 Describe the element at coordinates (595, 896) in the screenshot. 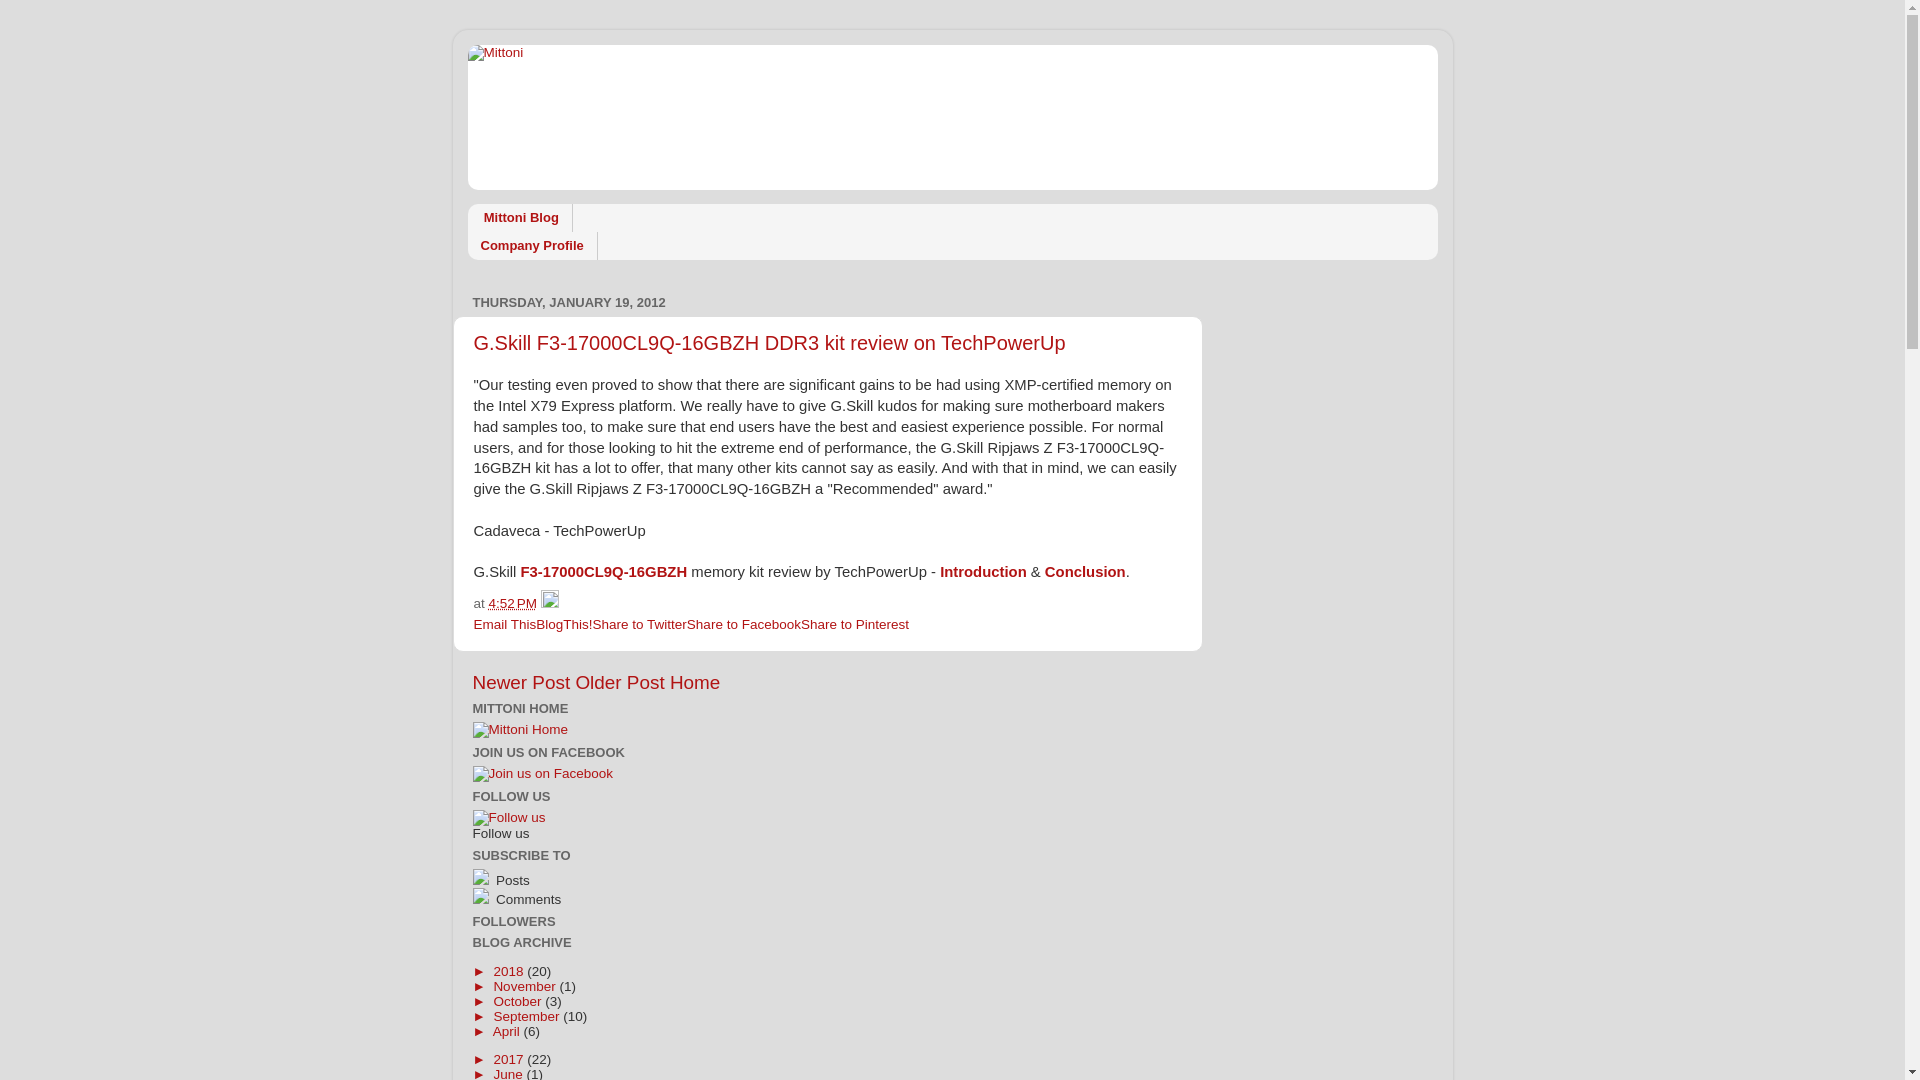

I see `'Comments'` at that location.